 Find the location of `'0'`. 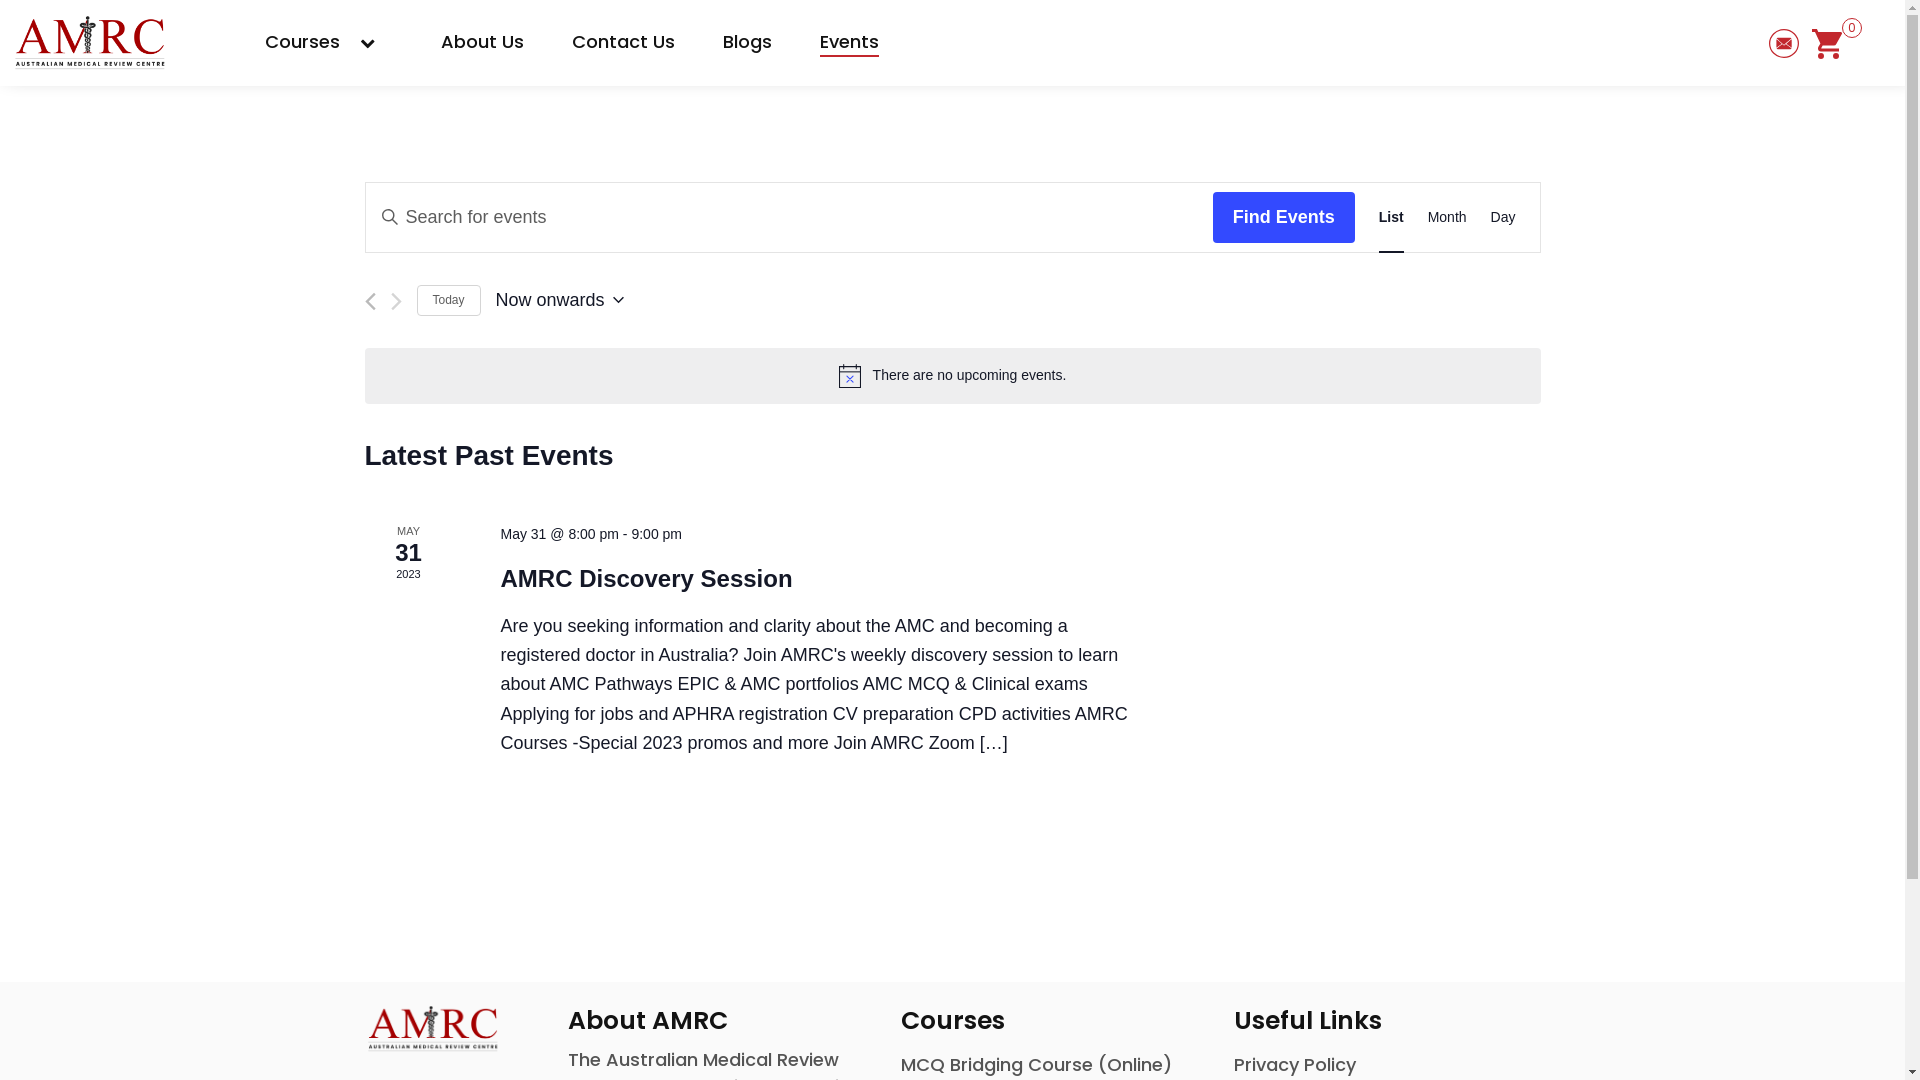

'0' is located at coordinates (1827, 42).